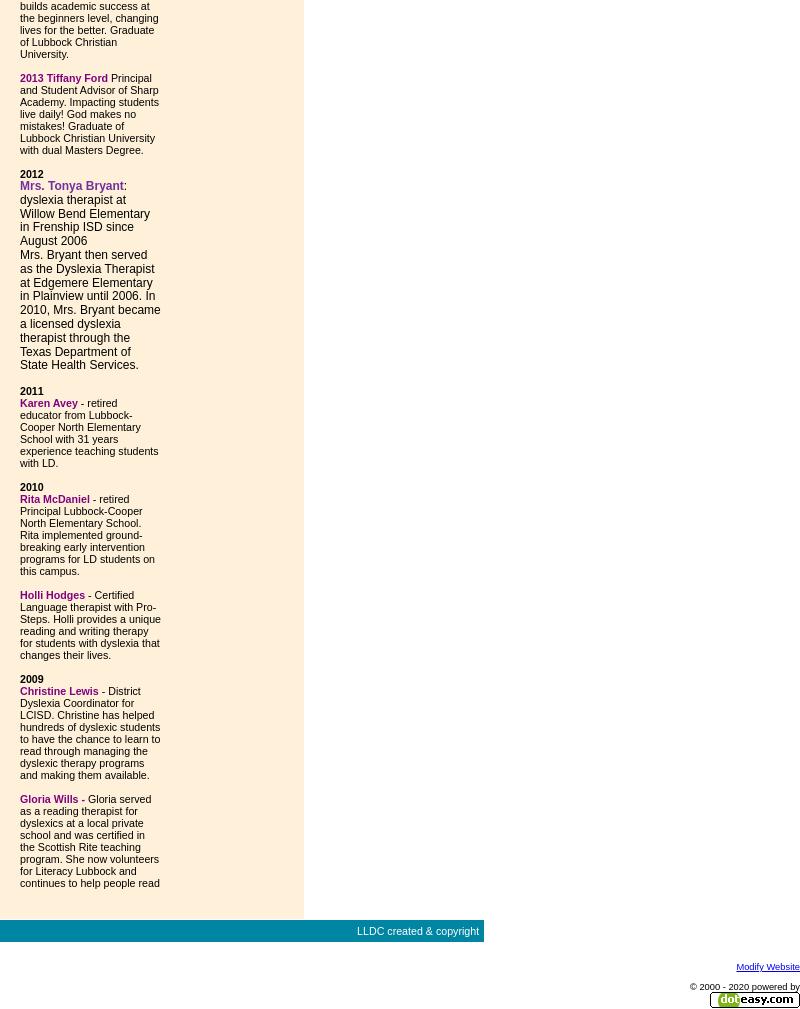 The height and width of the screenshot is (1009, 800). Describe the element at coordinates (51, 799) in the screenshot. I see `'Gloria Wills -'` at that location.